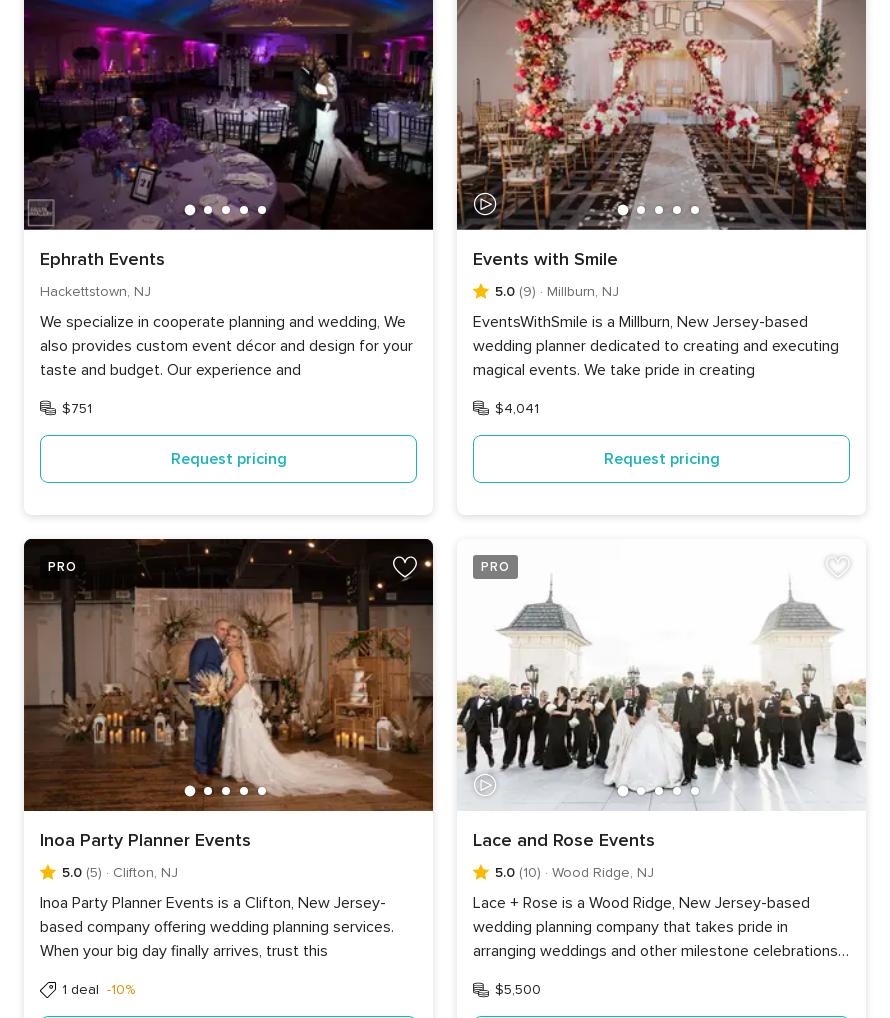 The height and width of the screenshot is (1018, 890). What do you see at coordinates (92, 872) in the screenshot?
I see `'(5)'` at bounding box center [92, 872].